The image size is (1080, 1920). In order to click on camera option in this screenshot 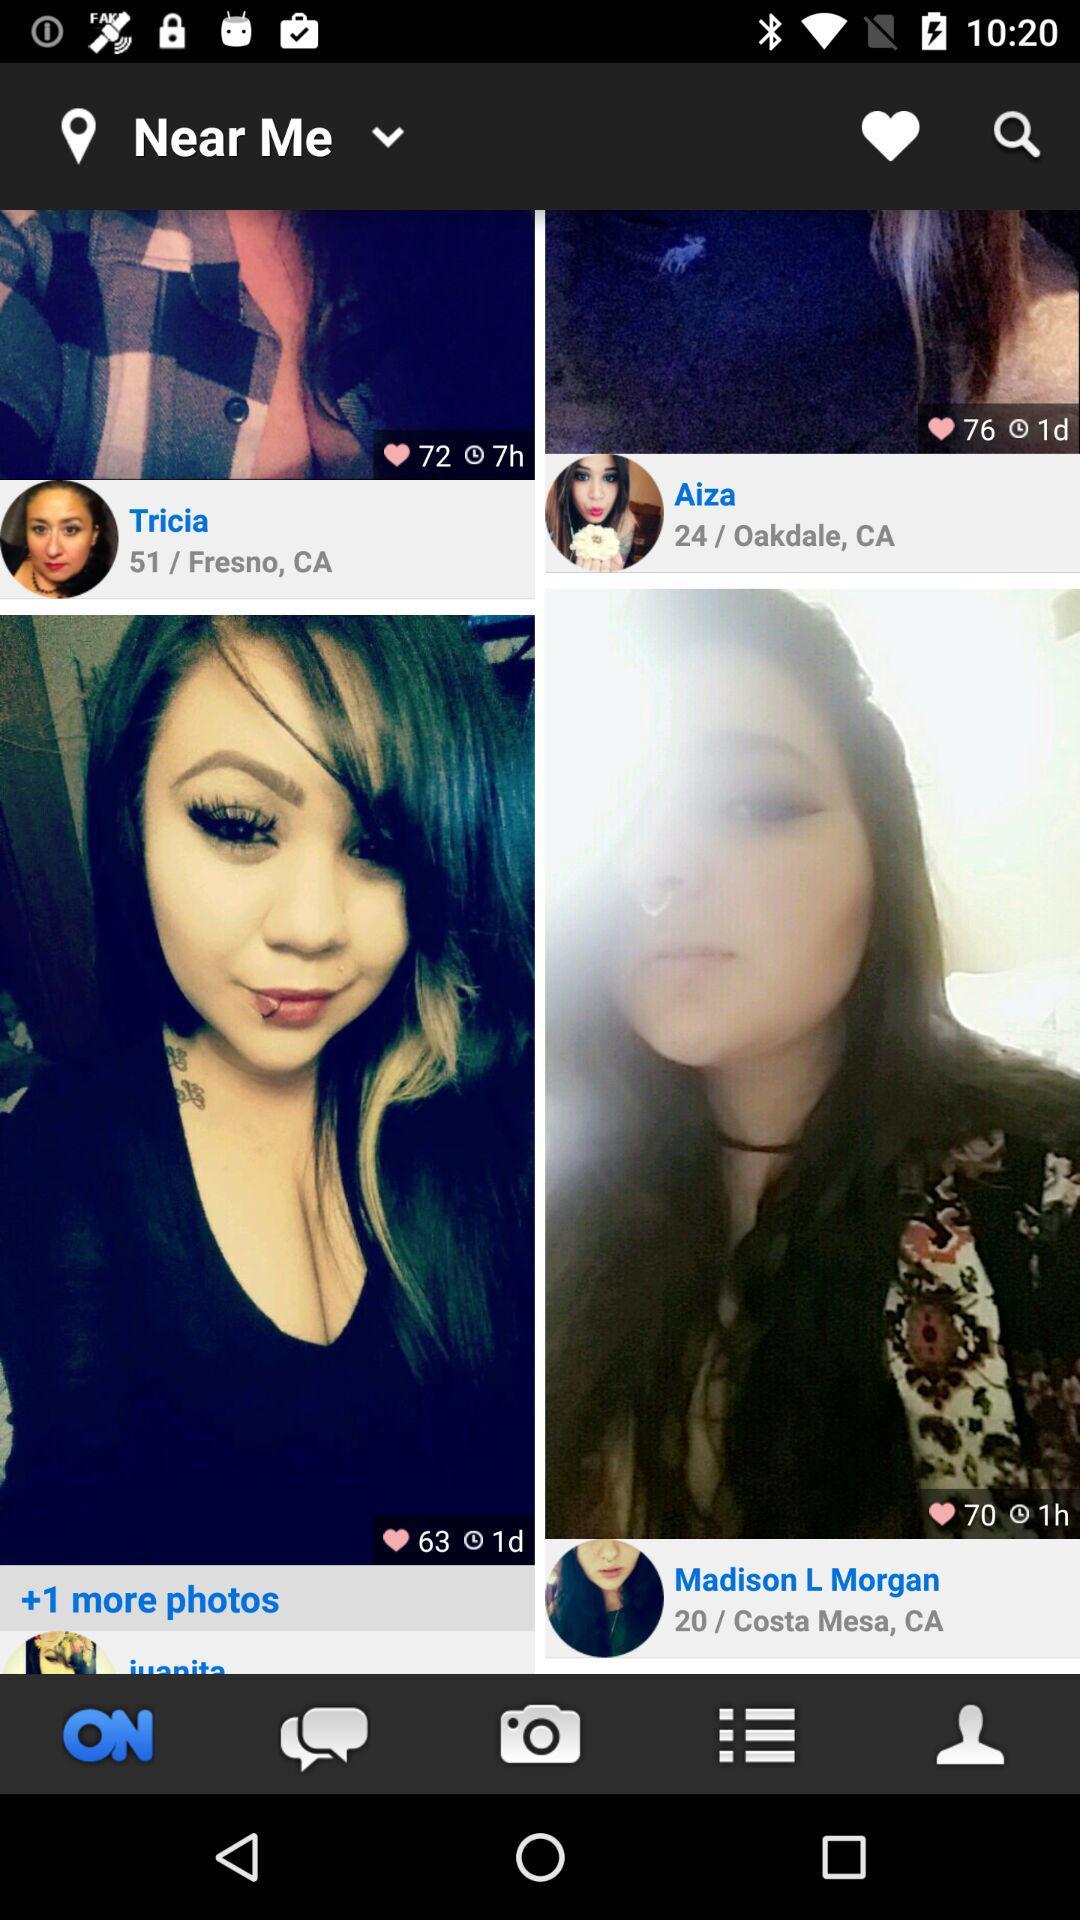, I will do `click(540, 1733)`.